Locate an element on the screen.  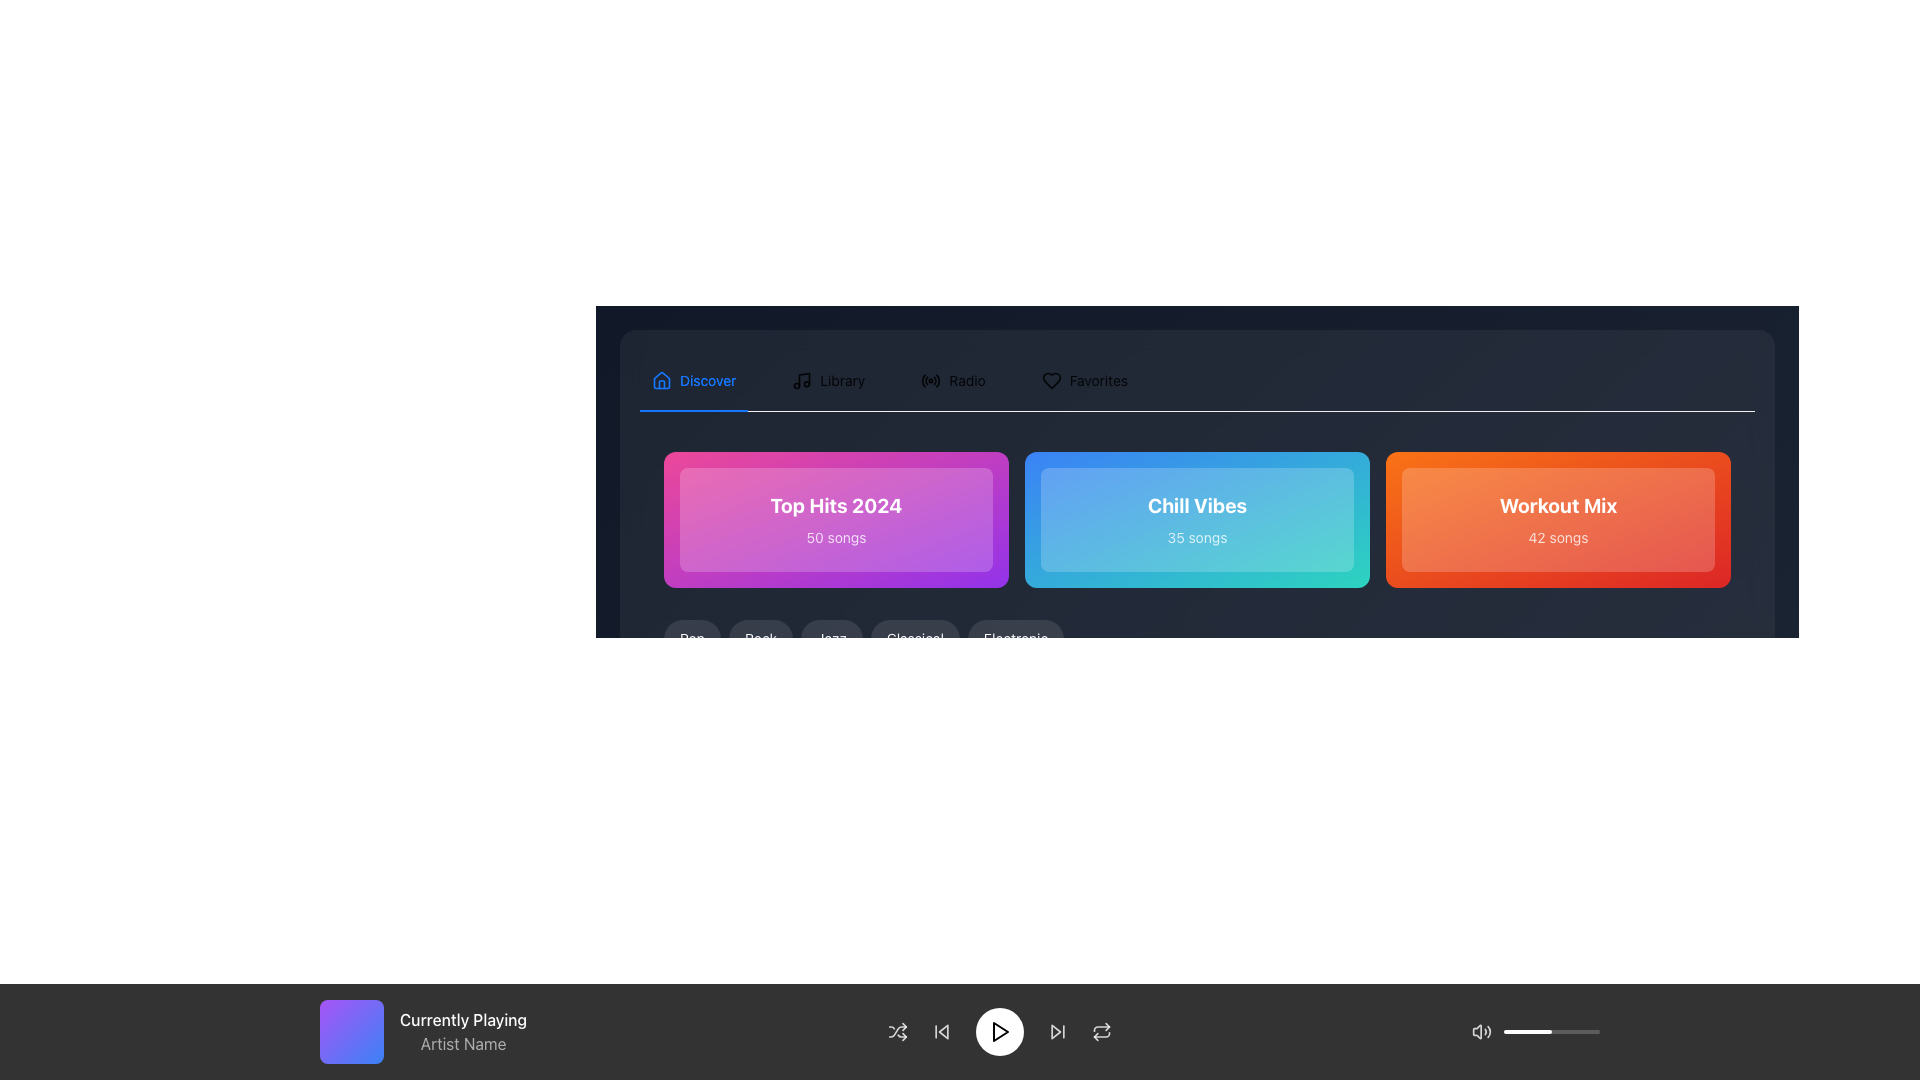
the skip-forward button, which is located on the bottom-right side of the interface in the horizontal control bar is located at coordinates (1056, 1032).